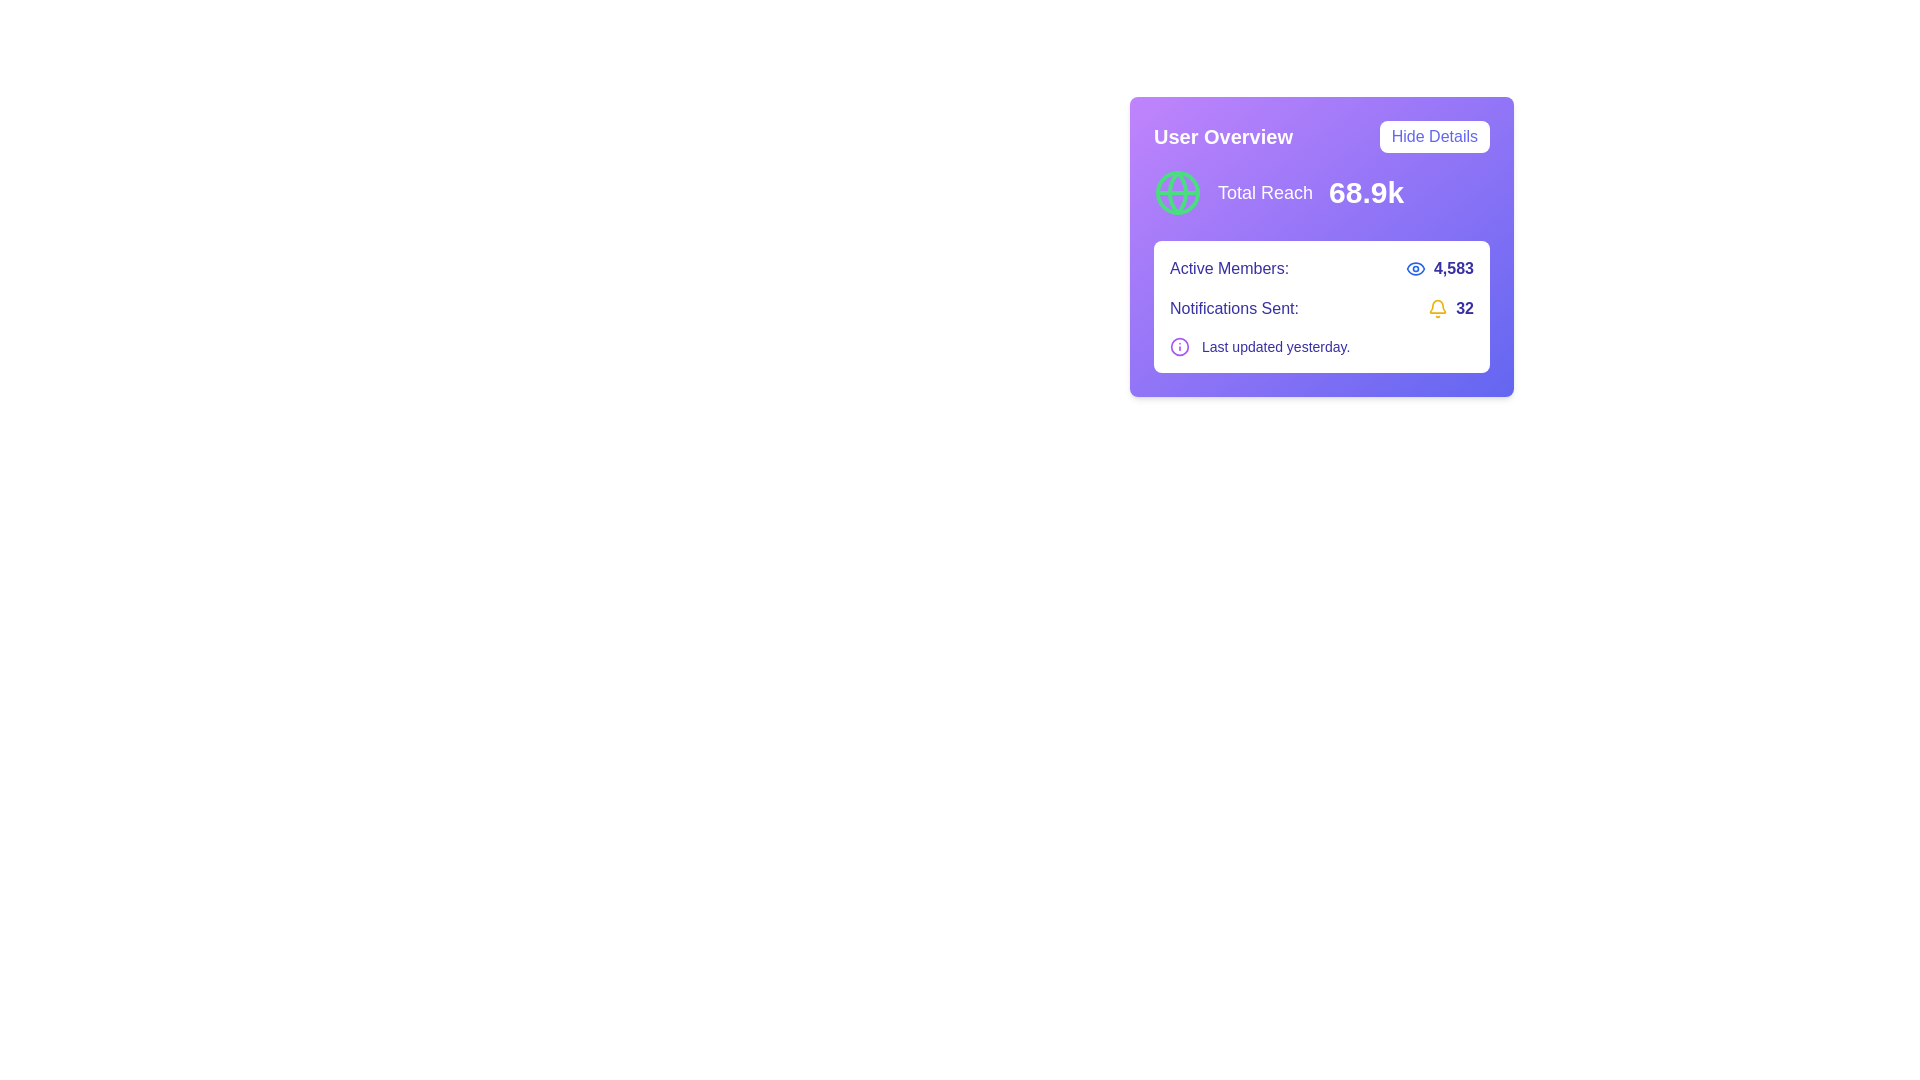 The height and width of the screenshot is (1080, 1920). Describe the element at coordinates (1321, 308) in the screenshot. I see `the statistic displayed in the data row labeled 'Notifications Sent:' which shows the number '32' accompanied by a yellow bell icon` at that location.